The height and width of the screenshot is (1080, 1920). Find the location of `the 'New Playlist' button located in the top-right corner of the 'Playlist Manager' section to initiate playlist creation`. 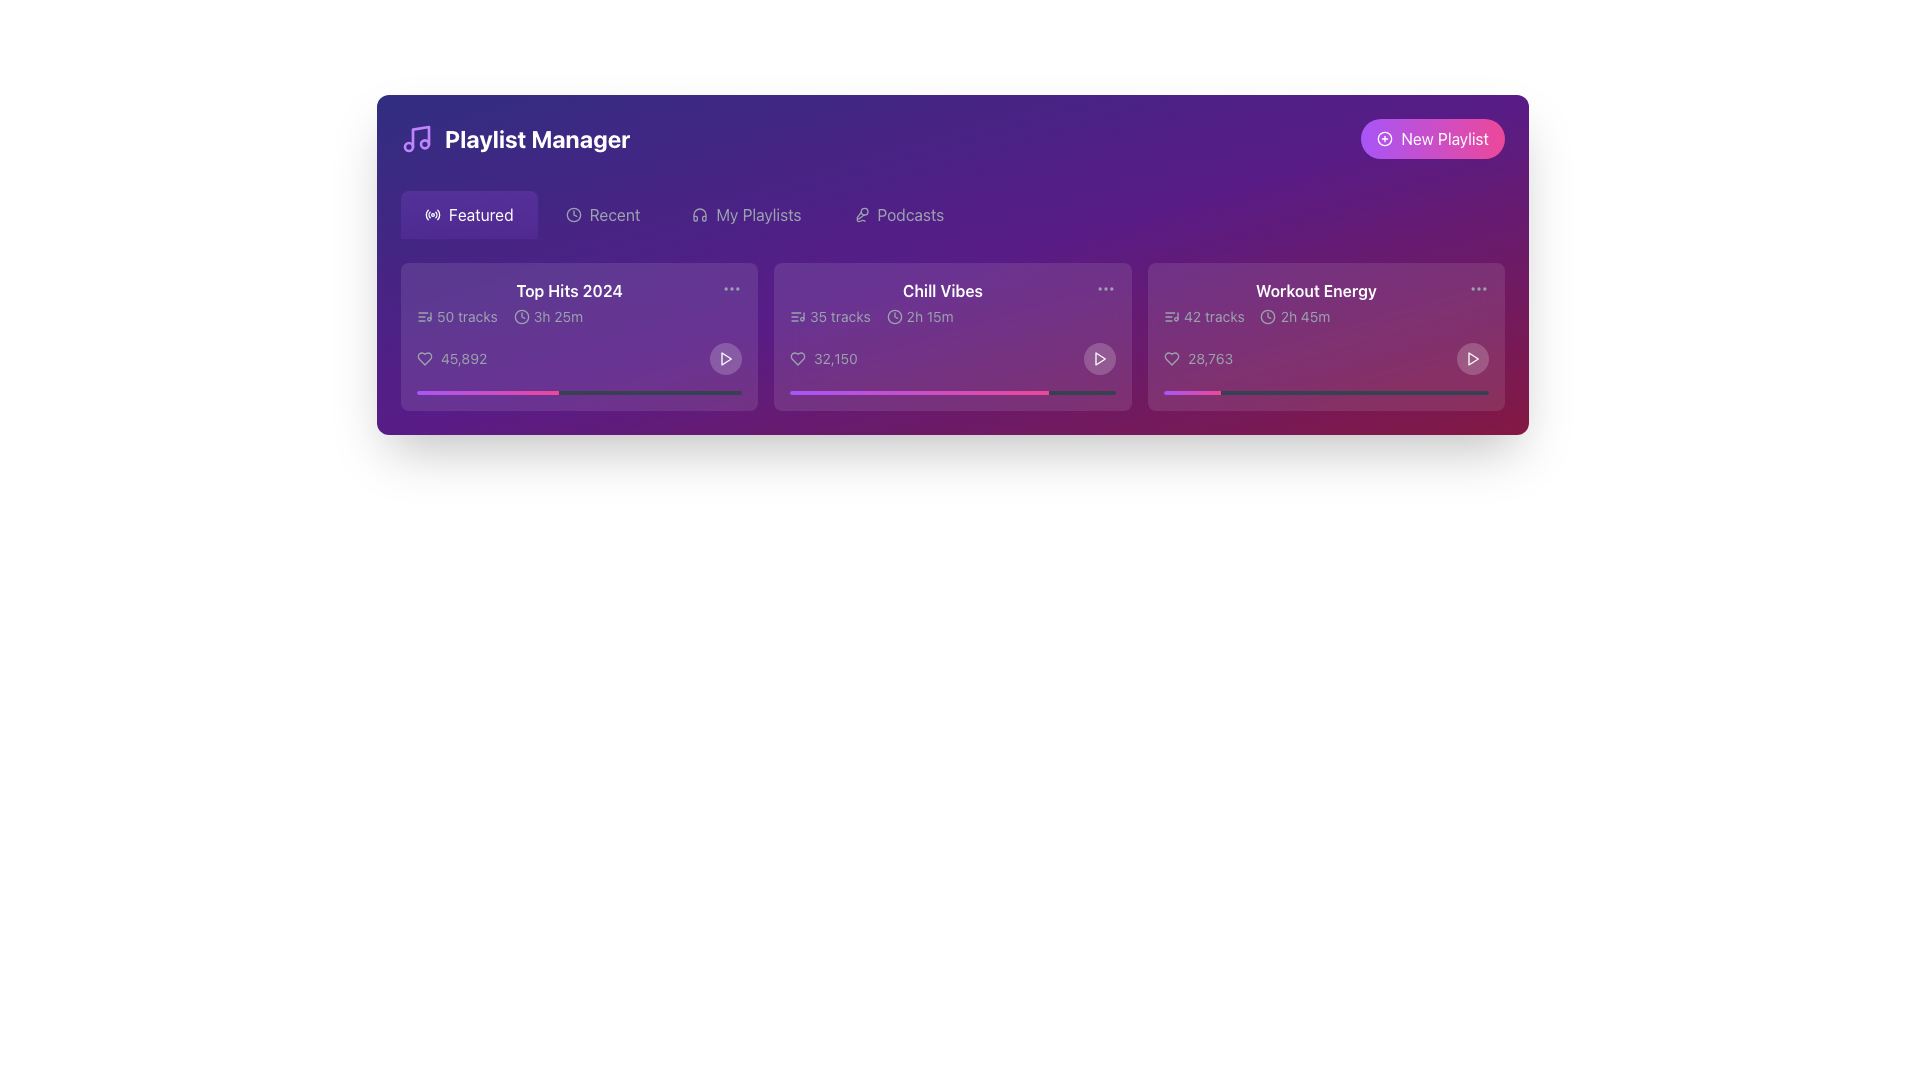

the 'New Playlist' button located in the top-right corner of the 'Playlist Manager' section to initiate playlist creation is located at coordinates (1432, 137).